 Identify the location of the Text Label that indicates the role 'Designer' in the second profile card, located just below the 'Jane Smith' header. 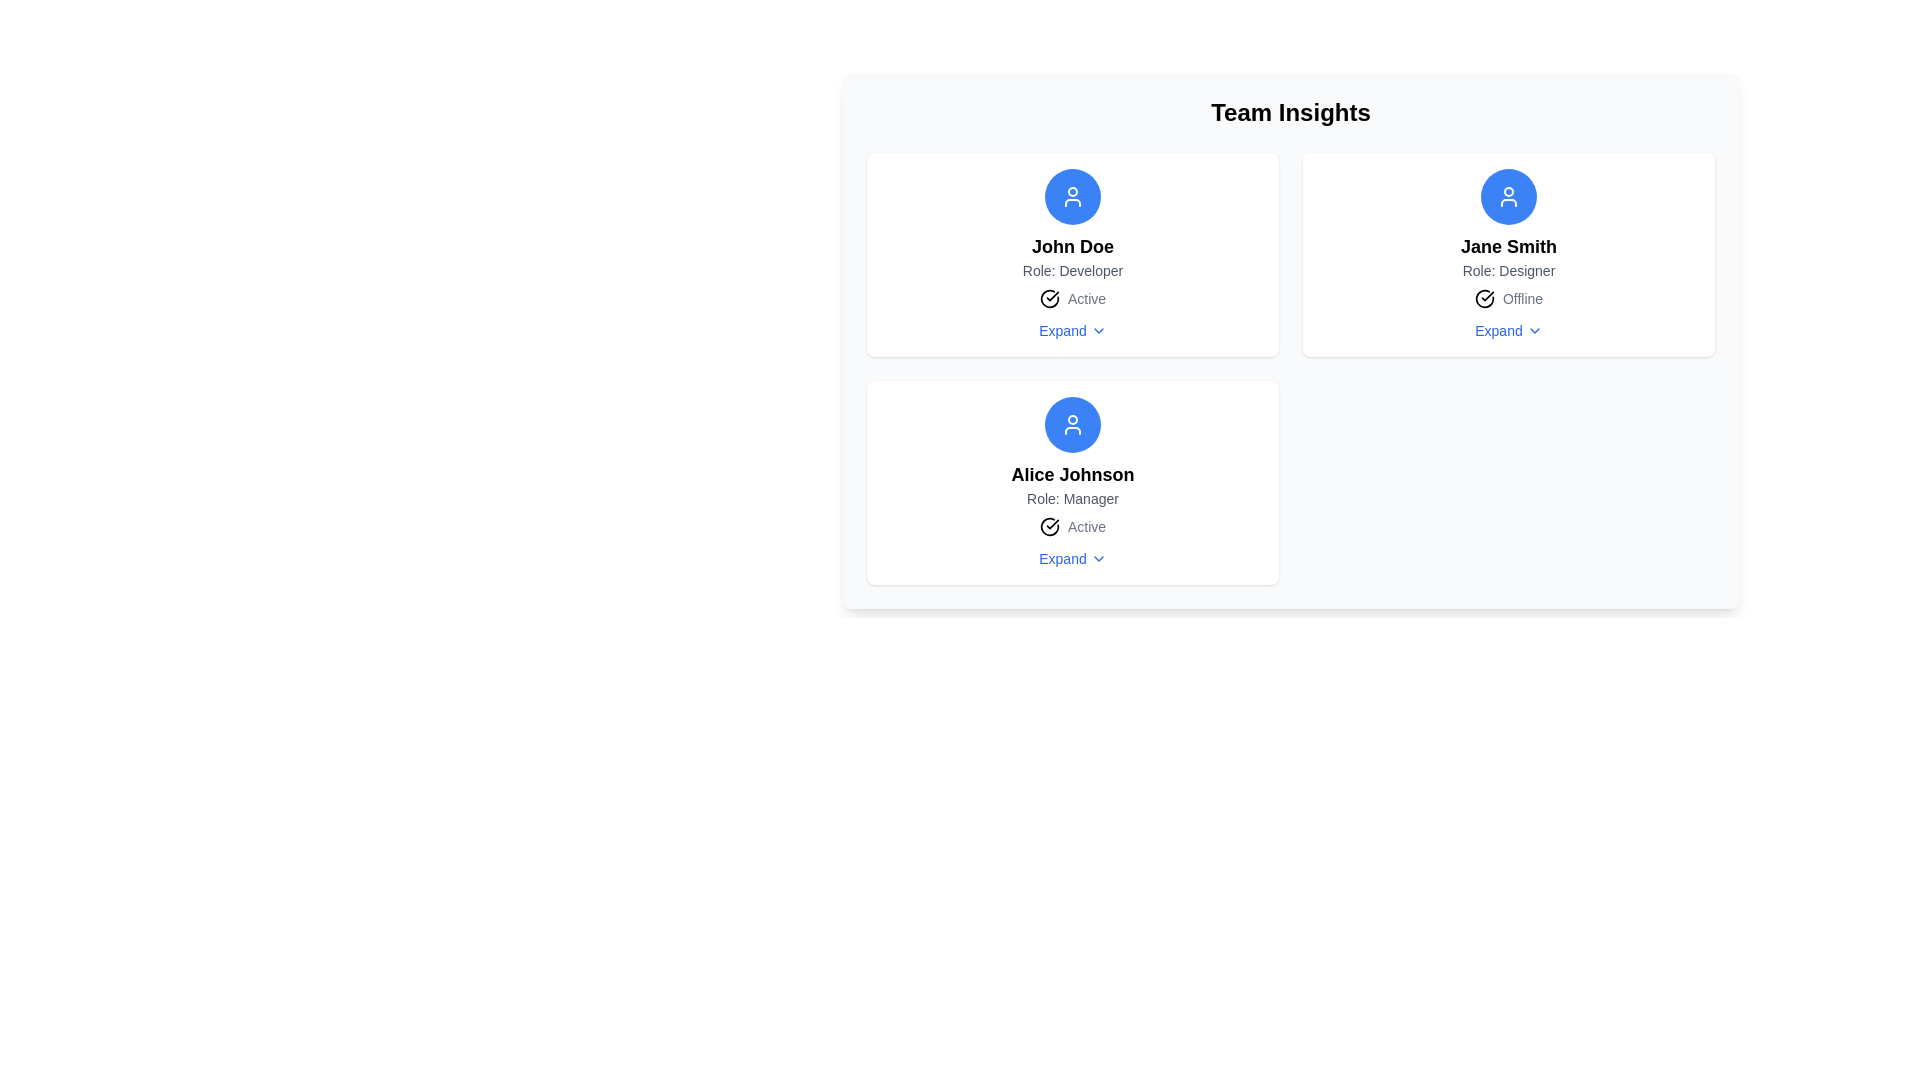
(1508, 270).